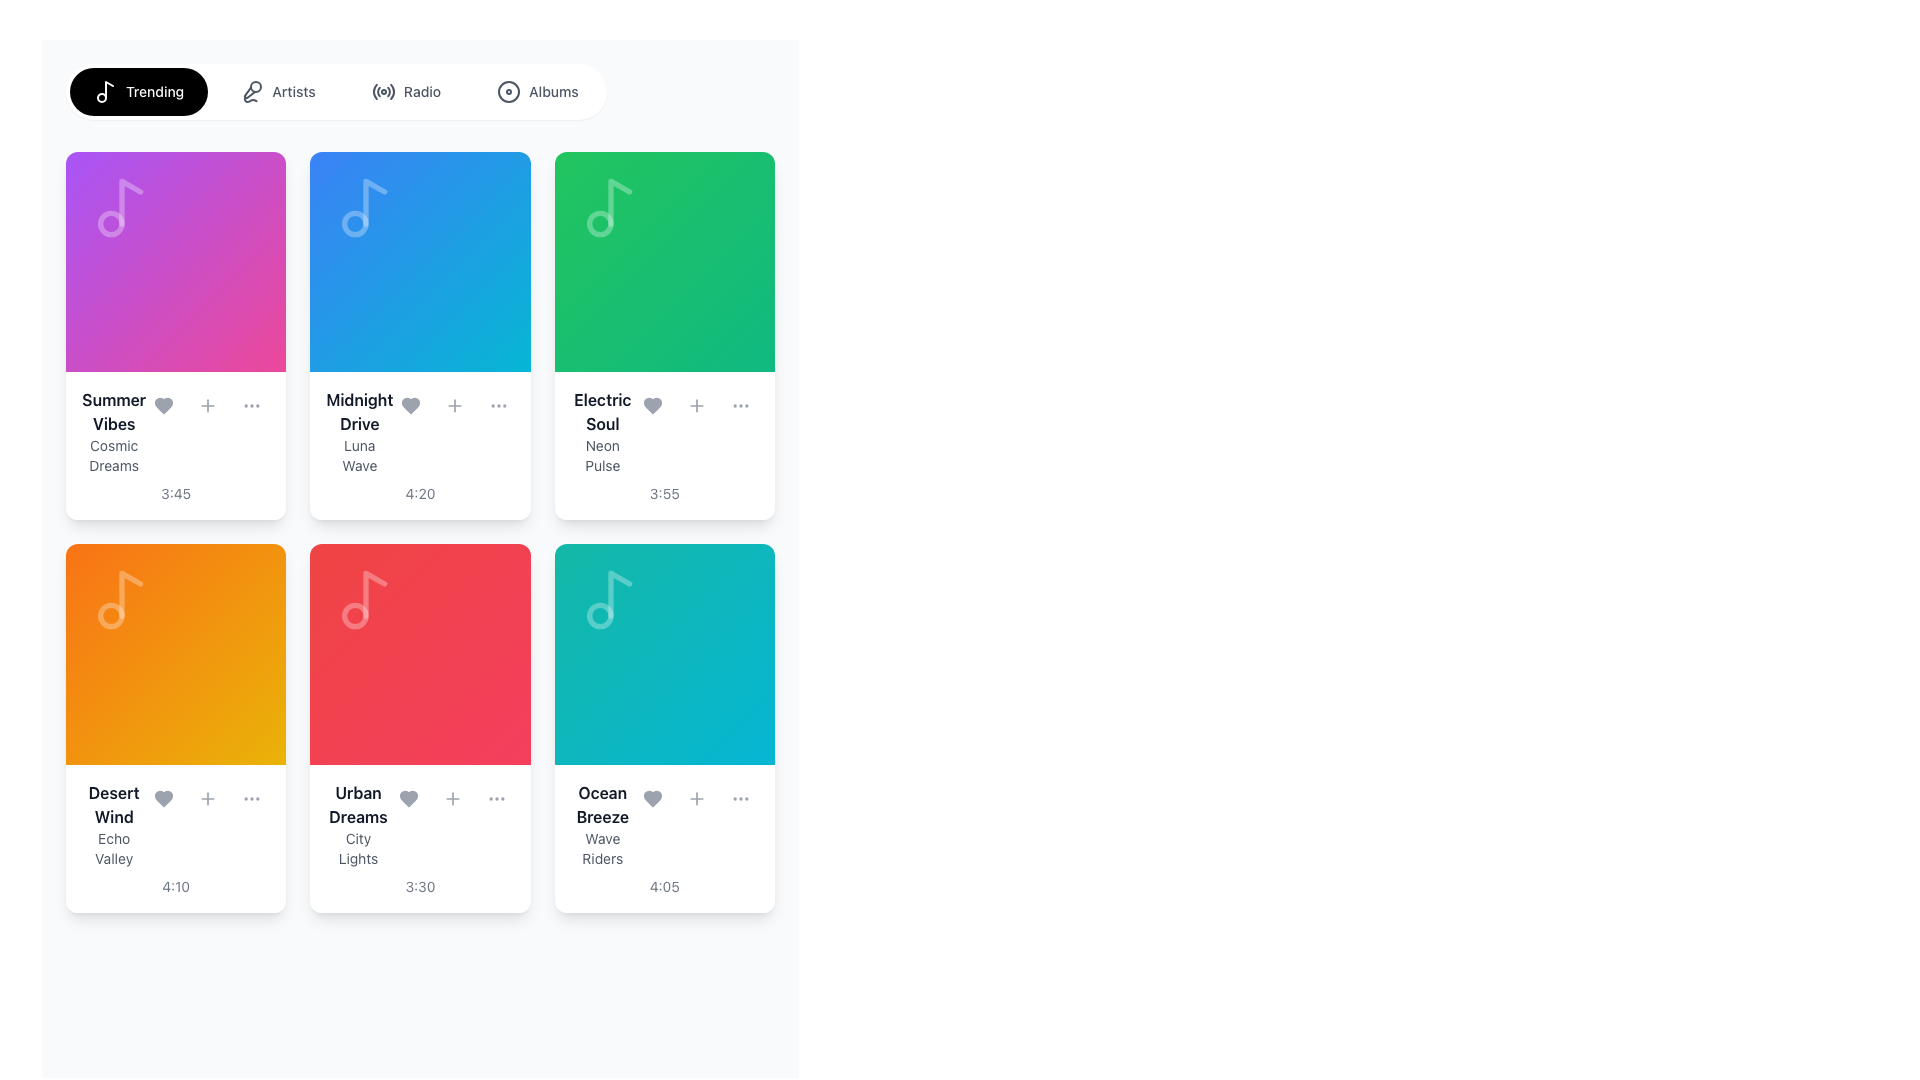 Image resolution: width=1920 pixels, height=1080 pixels. What do you see at coordinates (208, 797) in the screenshot?
I see `the plus icon button located in the bottom row of the 'Desert Wind' card, which is positioned to the right of the heart icon and to the left of the three-dot menu icon` at bounding box center [208, 797].